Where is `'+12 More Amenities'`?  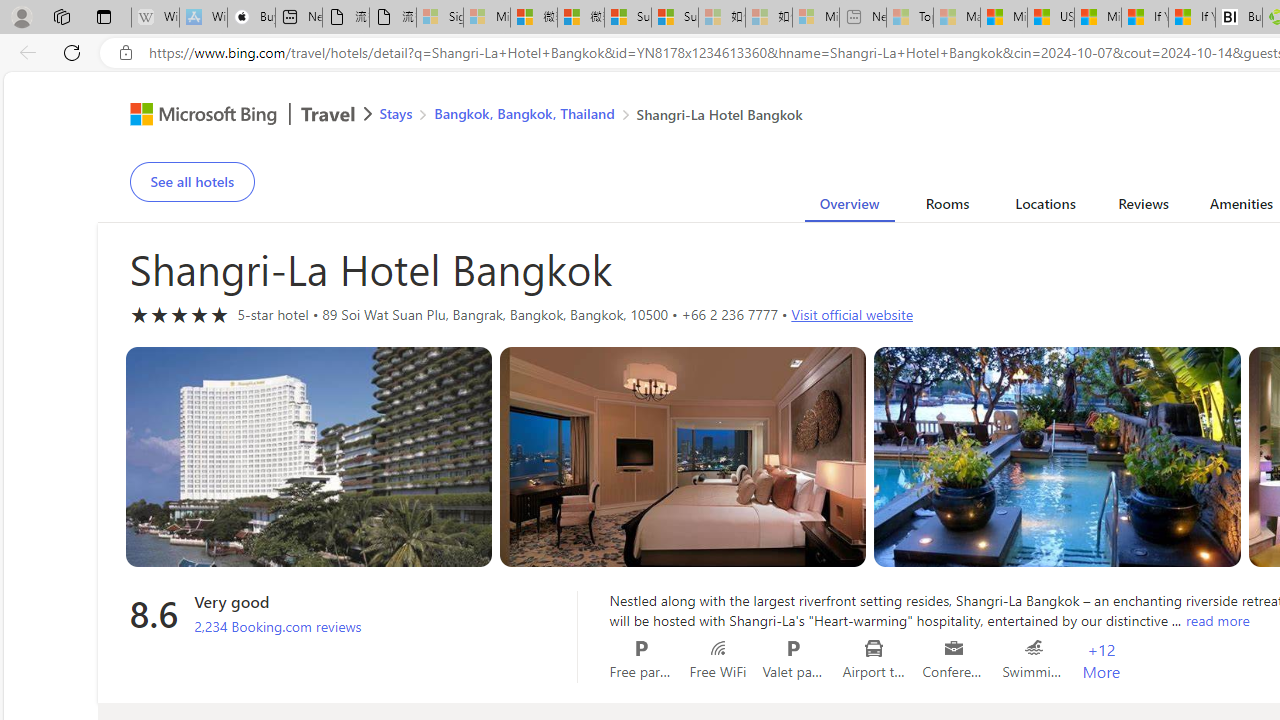 '+12 More Amenities' is located at coordinates (1100, 661).